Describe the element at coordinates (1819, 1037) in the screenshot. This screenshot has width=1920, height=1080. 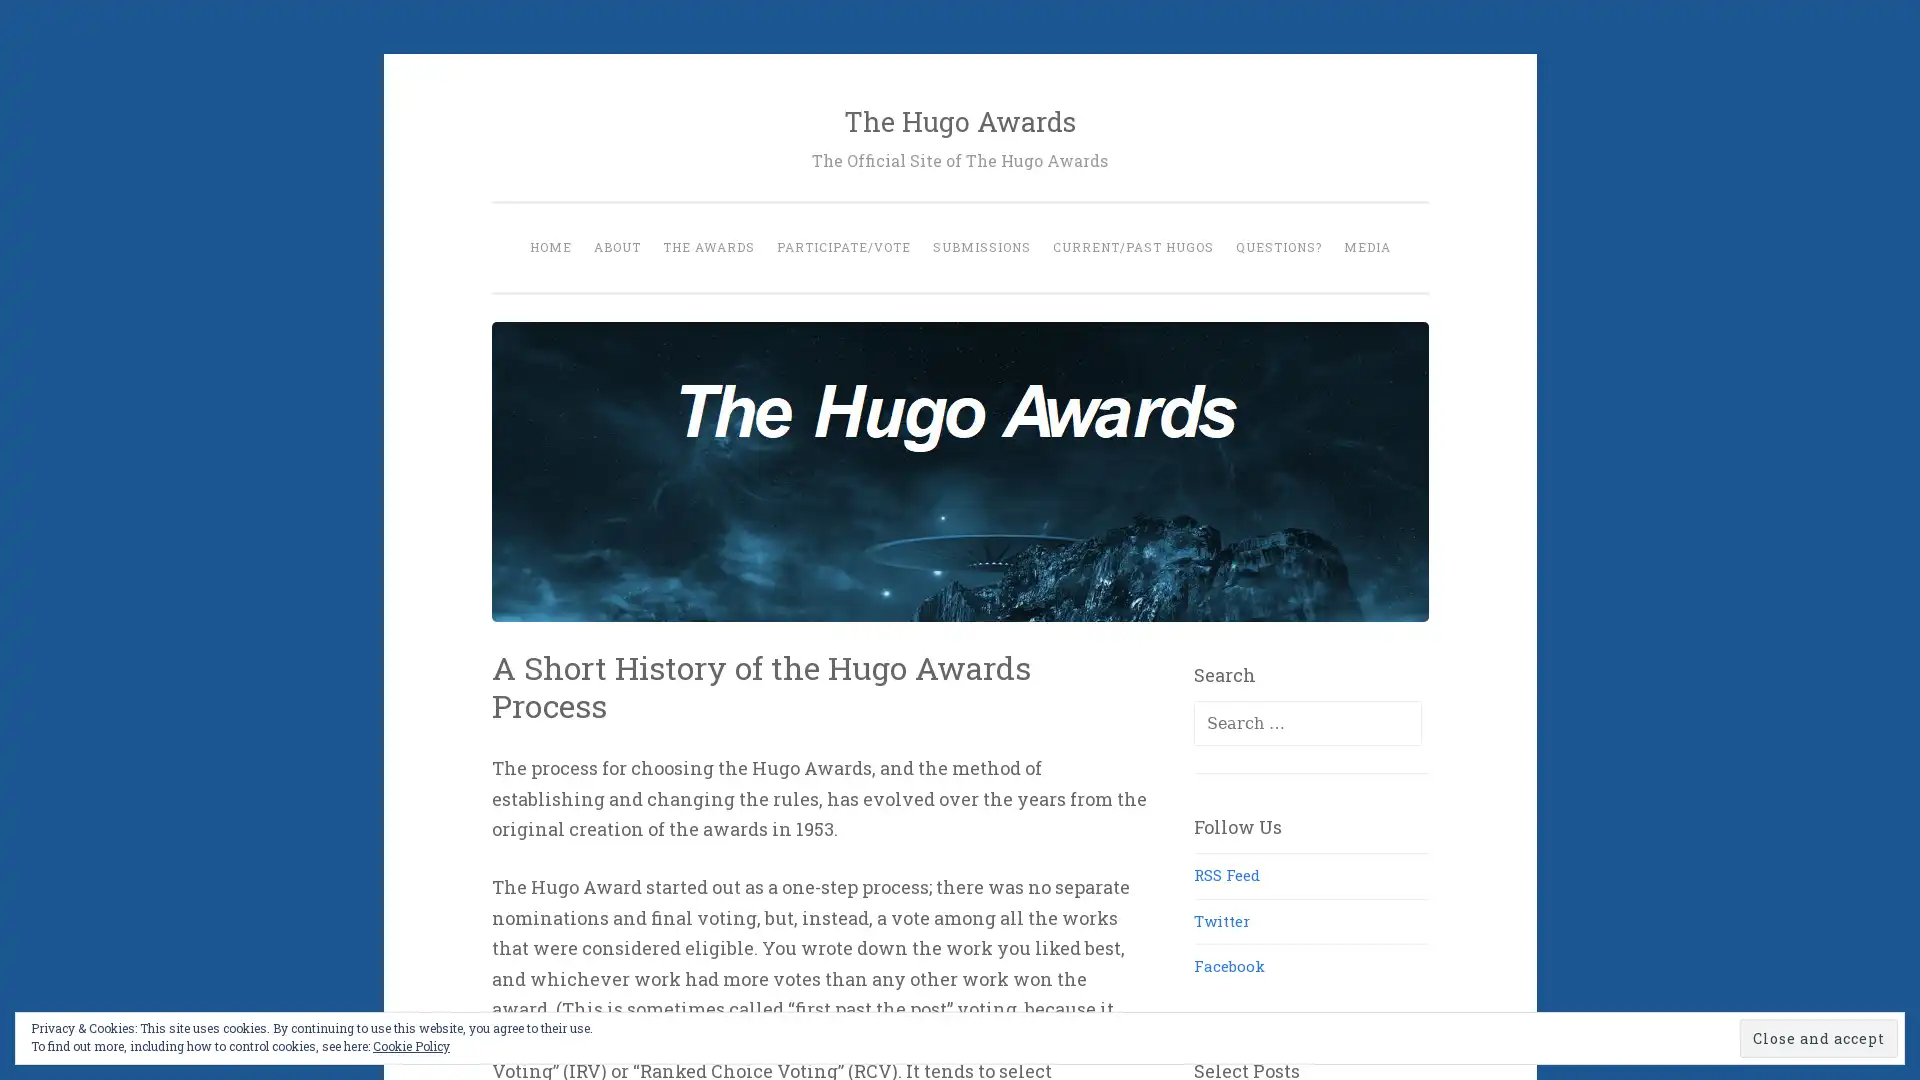
I see `Close and accept` at that location.